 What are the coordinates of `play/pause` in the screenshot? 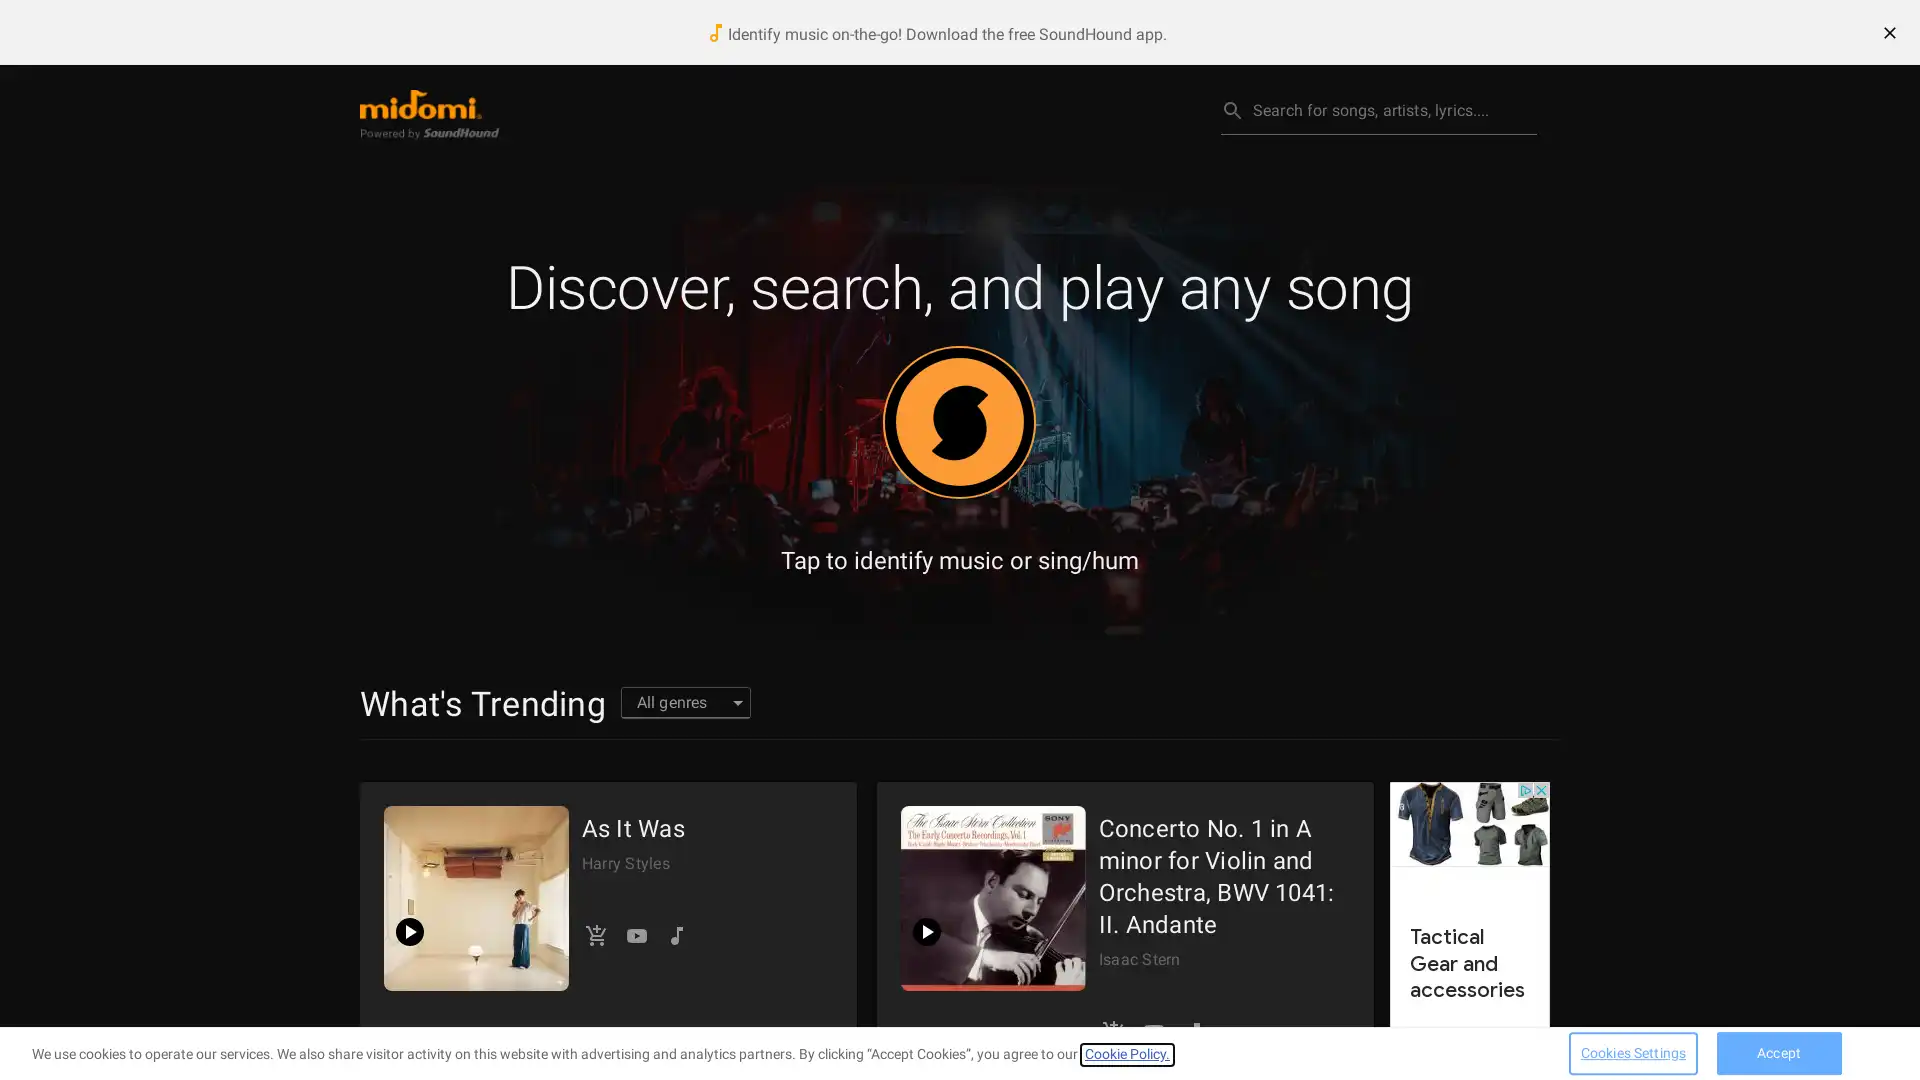 It's located at (925, 932).